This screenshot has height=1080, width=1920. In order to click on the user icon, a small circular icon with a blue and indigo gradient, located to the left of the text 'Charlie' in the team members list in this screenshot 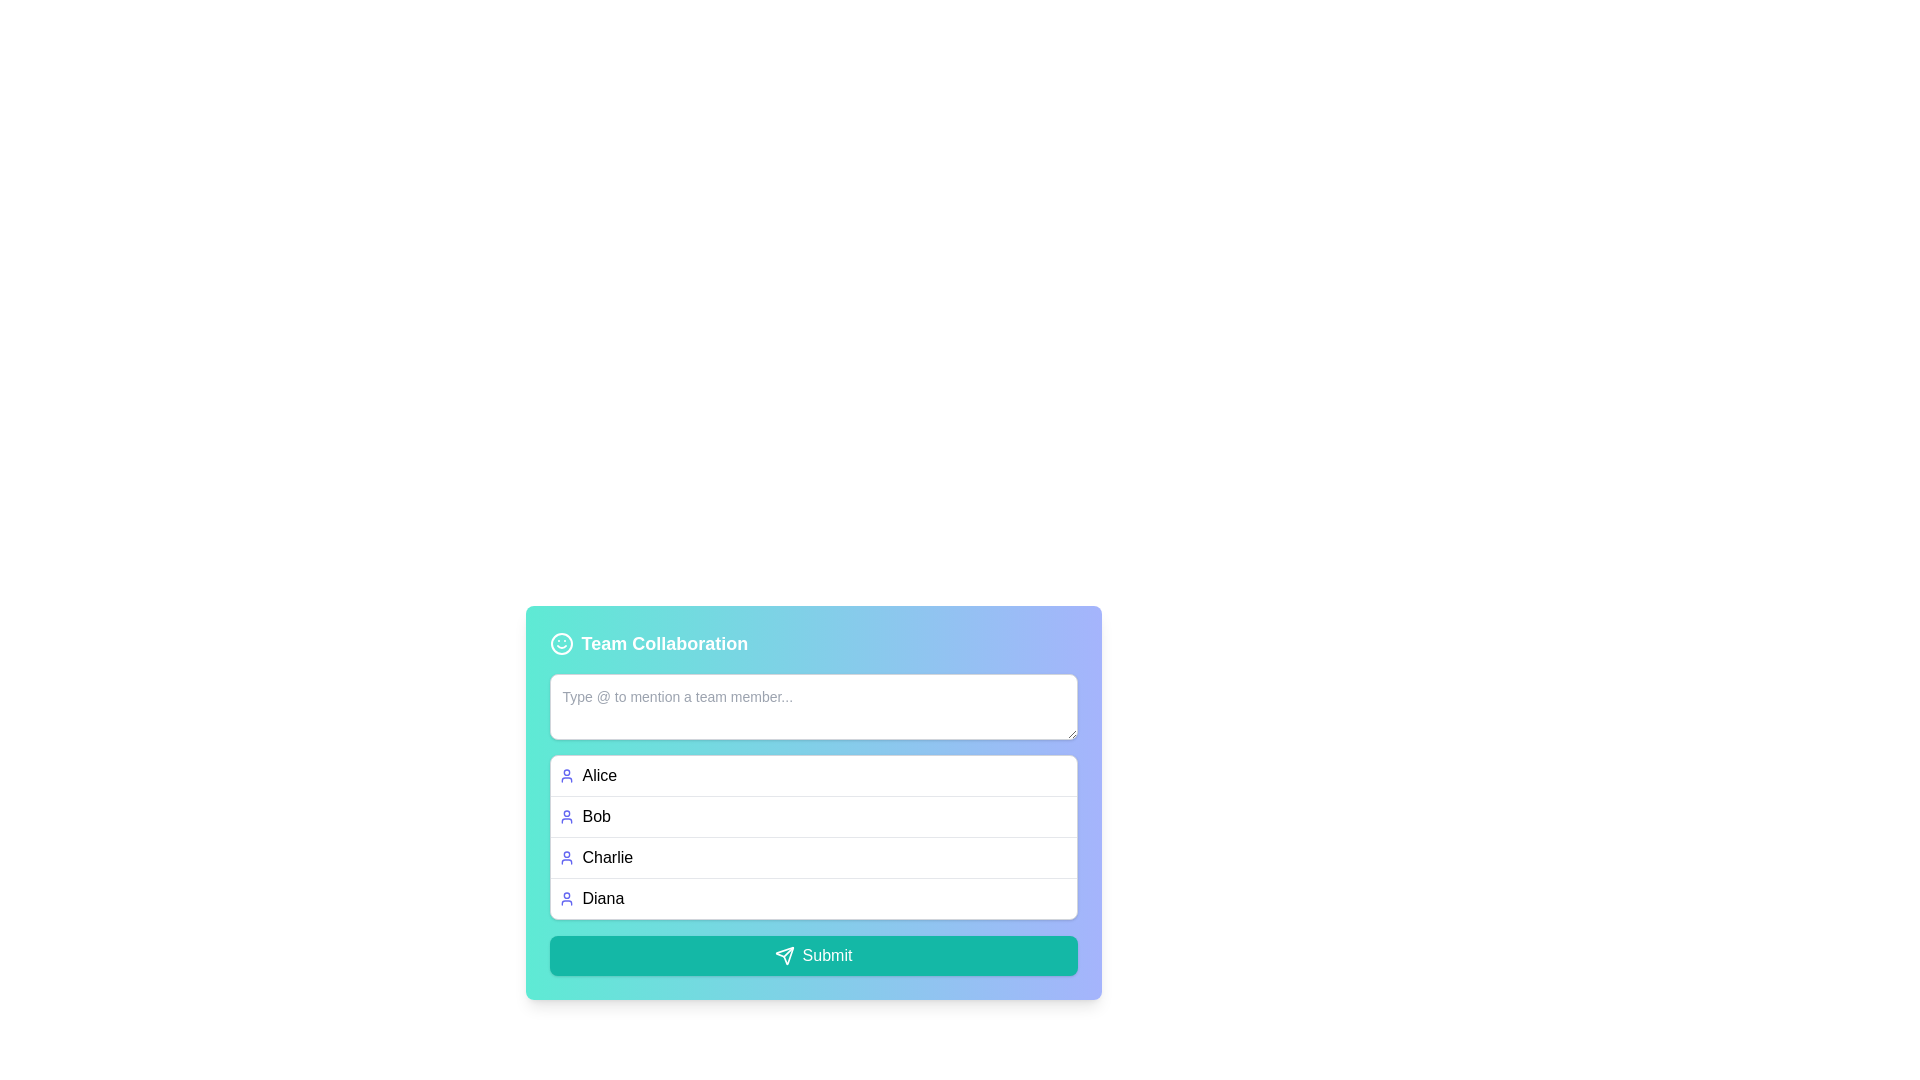, I will do `click(565, 856)`.